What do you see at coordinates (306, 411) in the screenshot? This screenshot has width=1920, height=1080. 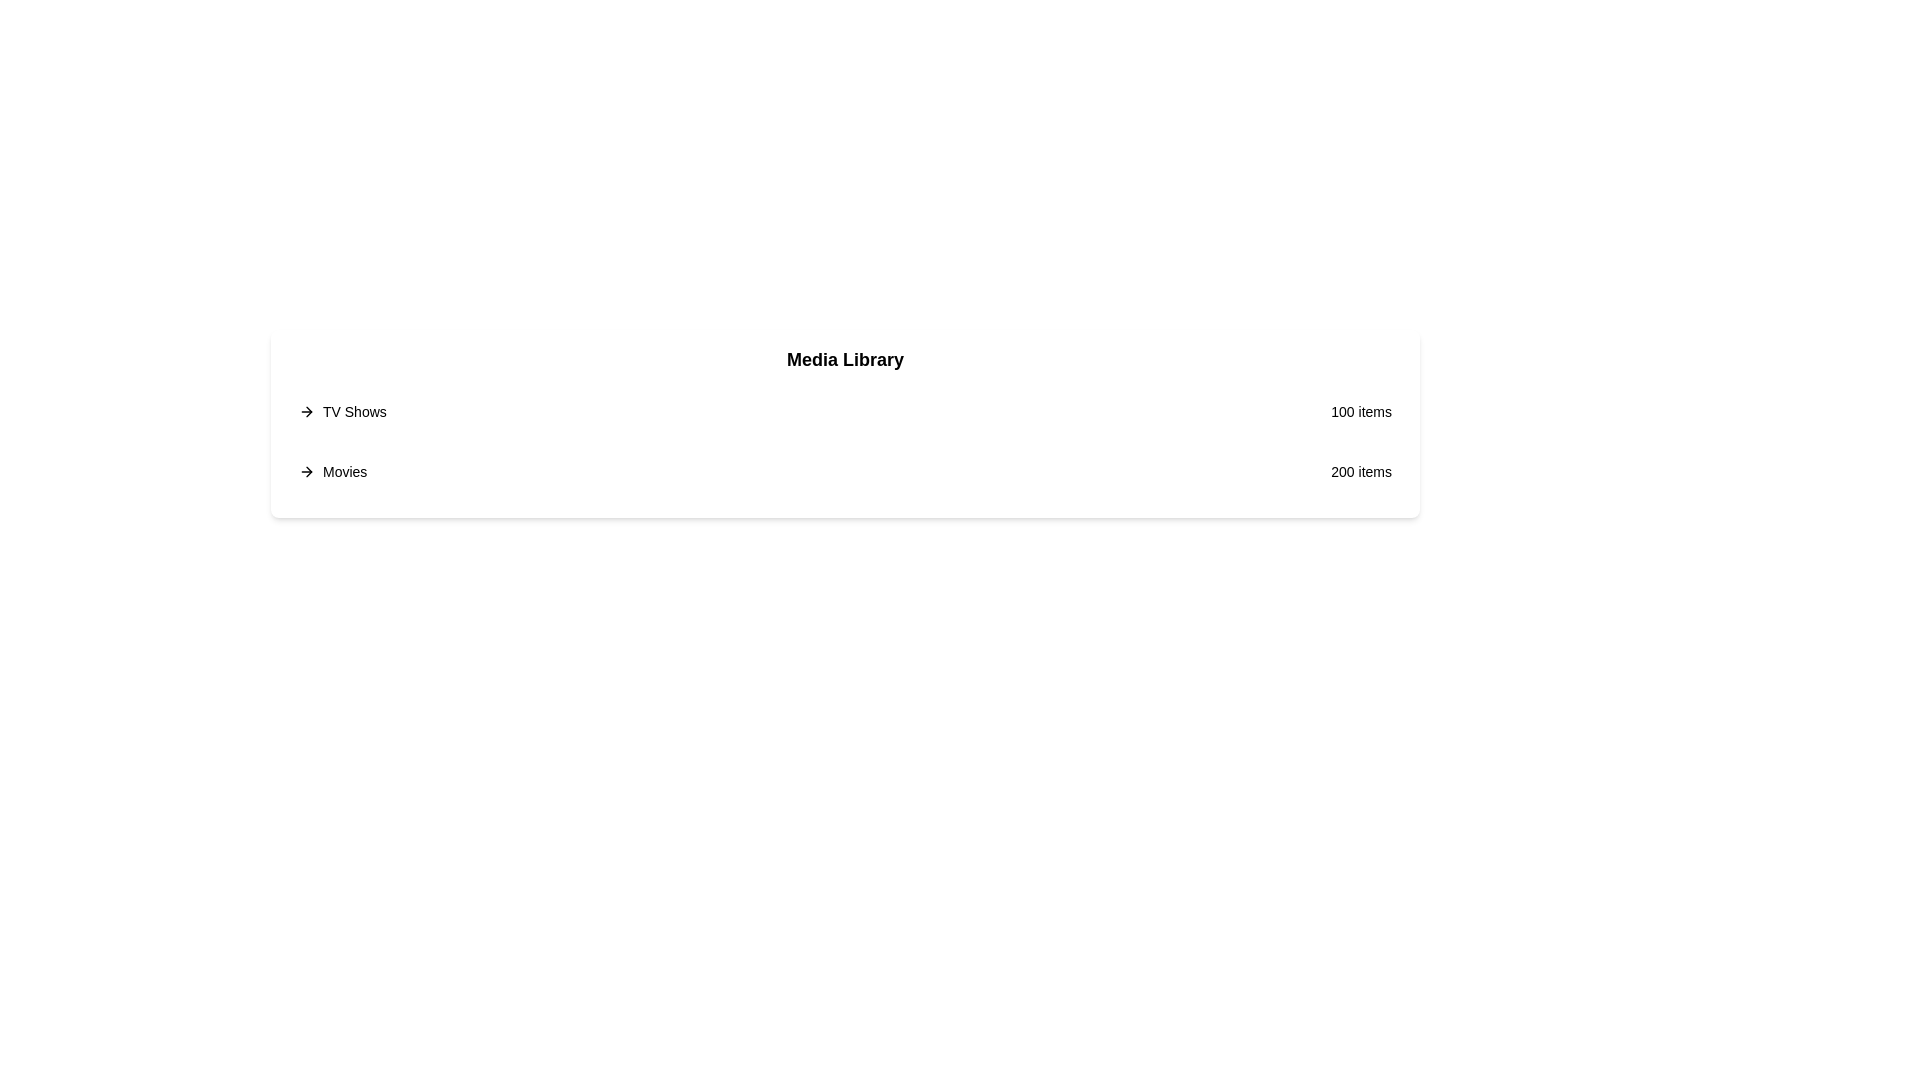 I see `the arrow icon that serves as a visual indicator for the 'TV Shows' label, positioned to the left of the label` at bounding box center [306, 411].